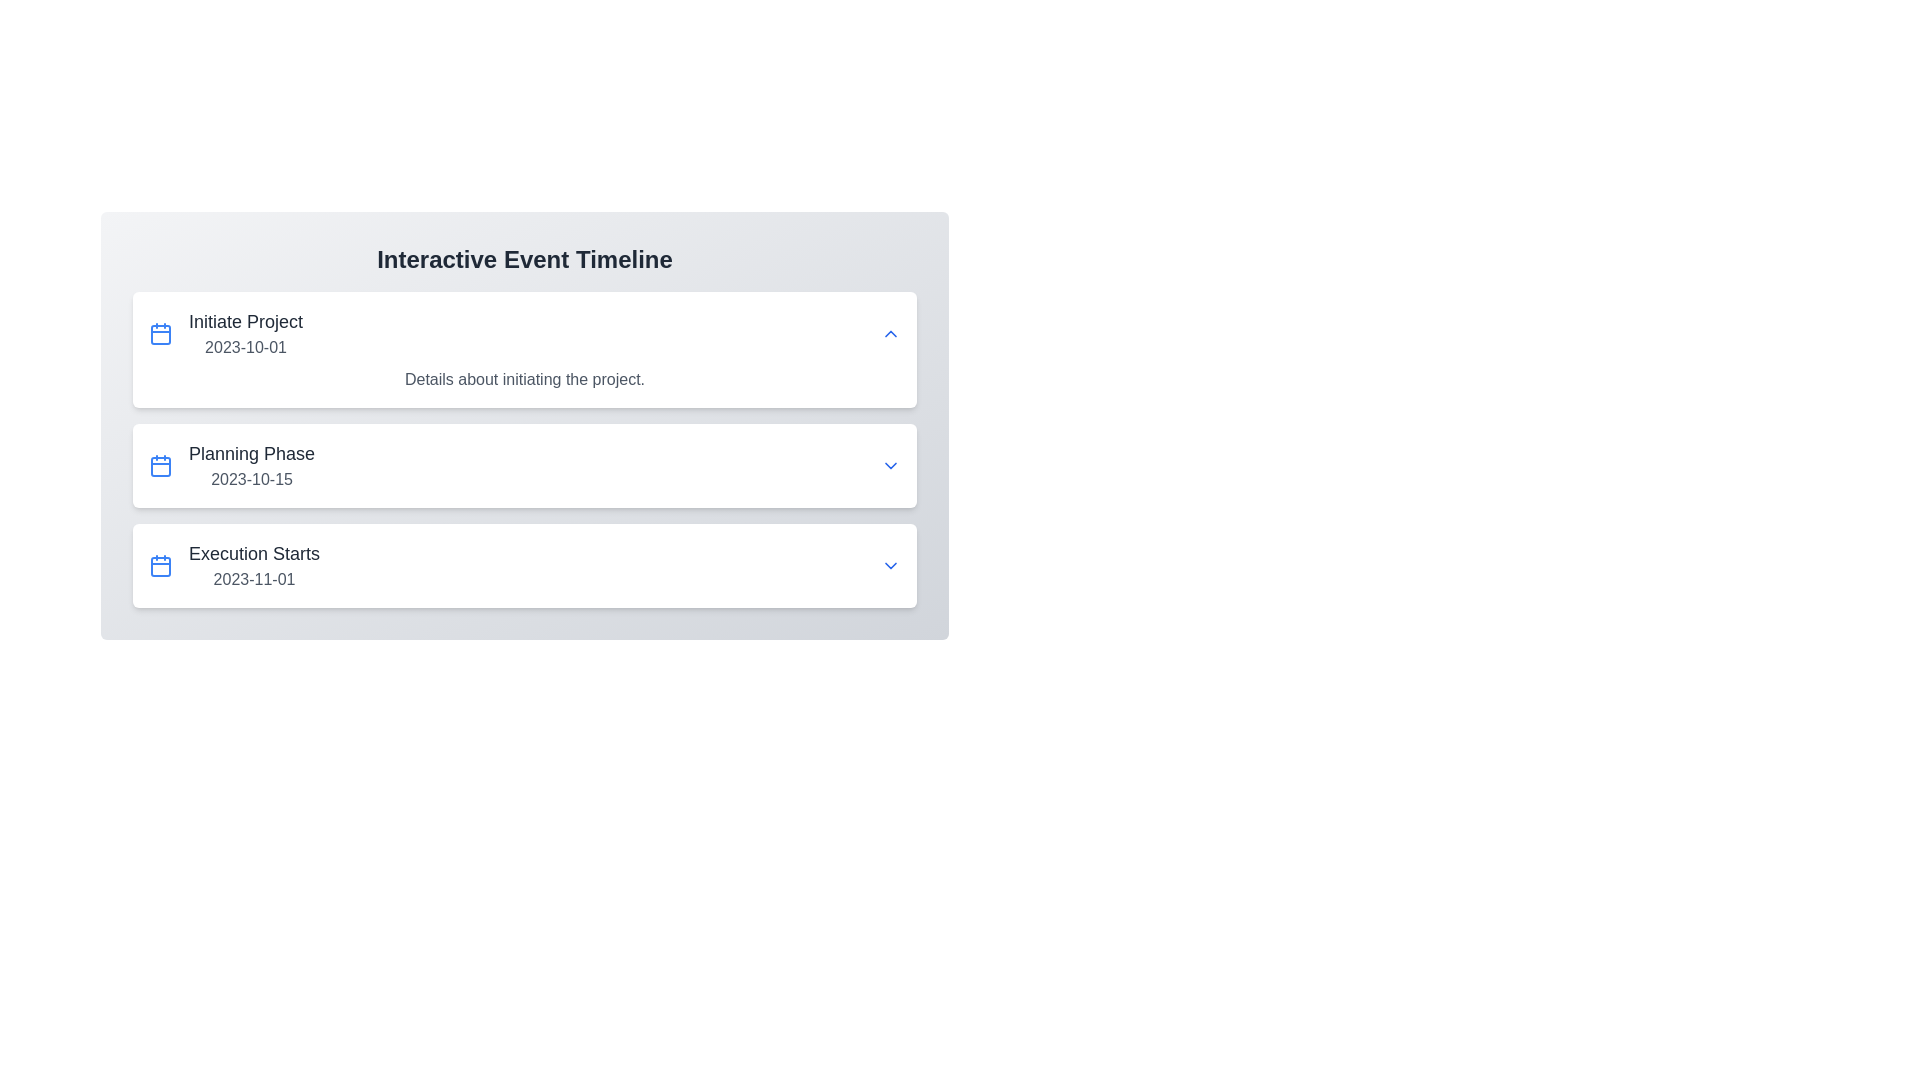  I want to click on the dropdown toggle button located at the extreme right of the 'Execution Starts' timeline event, so click(890, 566).